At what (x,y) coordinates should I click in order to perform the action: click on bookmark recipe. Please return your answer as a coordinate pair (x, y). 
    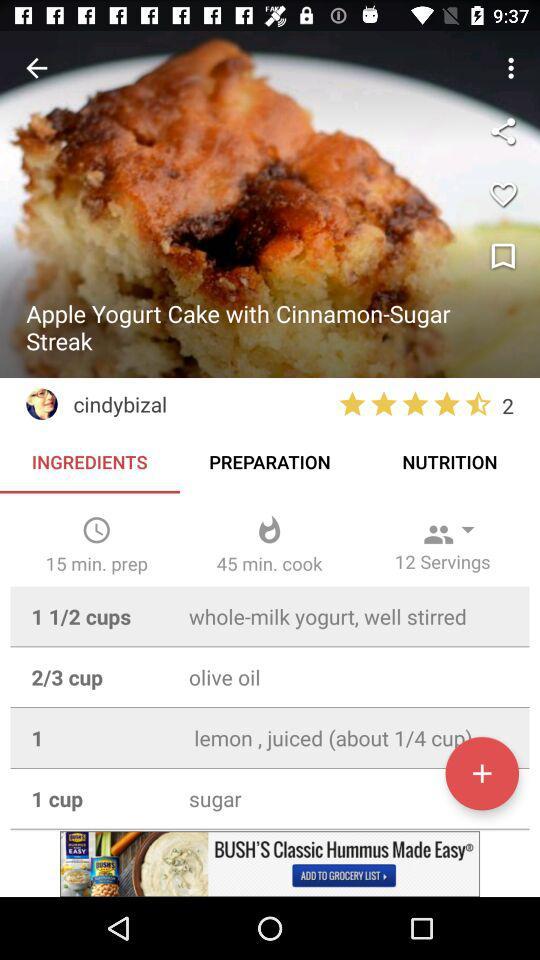
    Looking at the image, I should click on (502, 256).